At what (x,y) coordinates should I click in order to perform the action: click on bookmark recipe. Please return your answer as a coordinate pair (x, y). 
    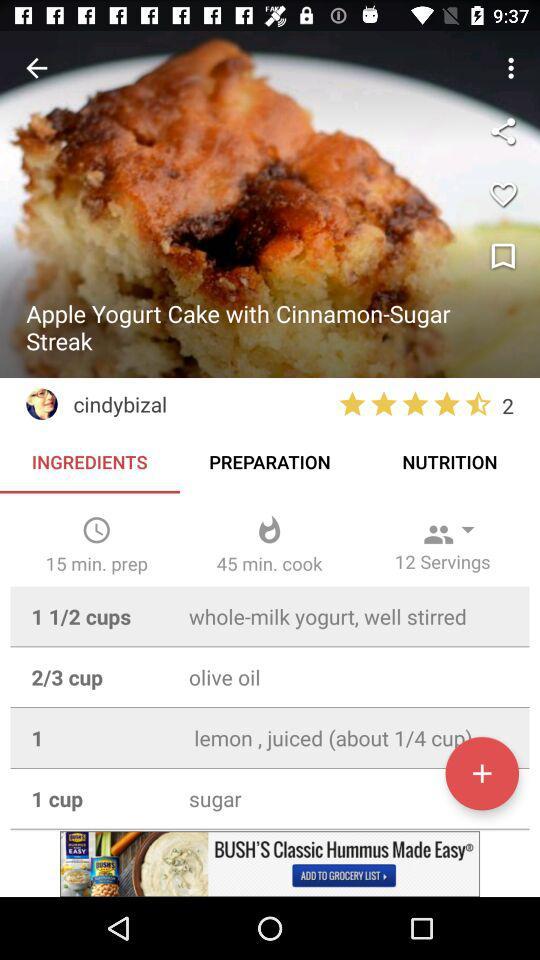
    Looking at the image, I should click on (502, 256).